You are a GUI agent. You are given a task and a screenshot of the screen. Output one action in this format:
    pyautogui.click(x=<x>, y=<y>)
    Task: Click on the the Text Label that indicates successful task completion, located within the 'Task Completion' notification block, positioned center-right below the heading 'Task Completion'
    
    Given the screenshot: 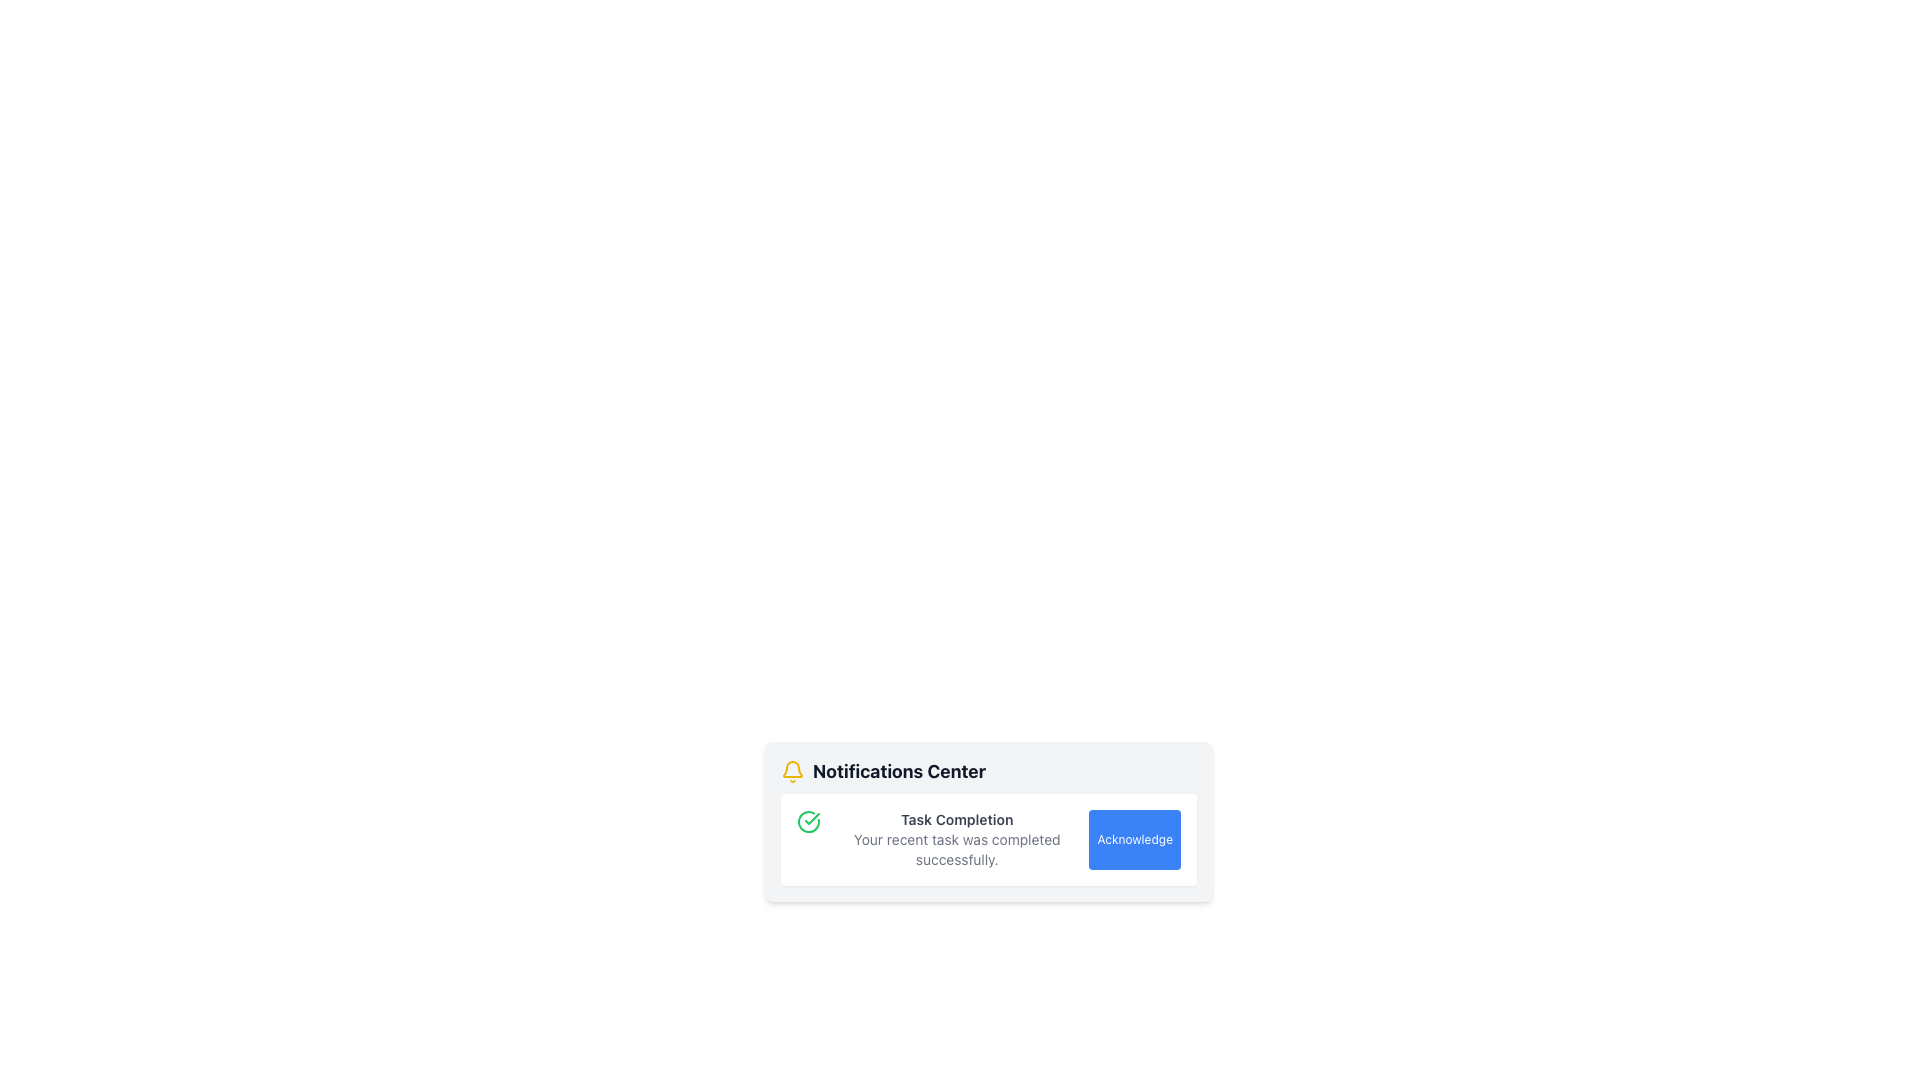 What is the action you would take?
    pyautogui.click(x=956, y=849)
    